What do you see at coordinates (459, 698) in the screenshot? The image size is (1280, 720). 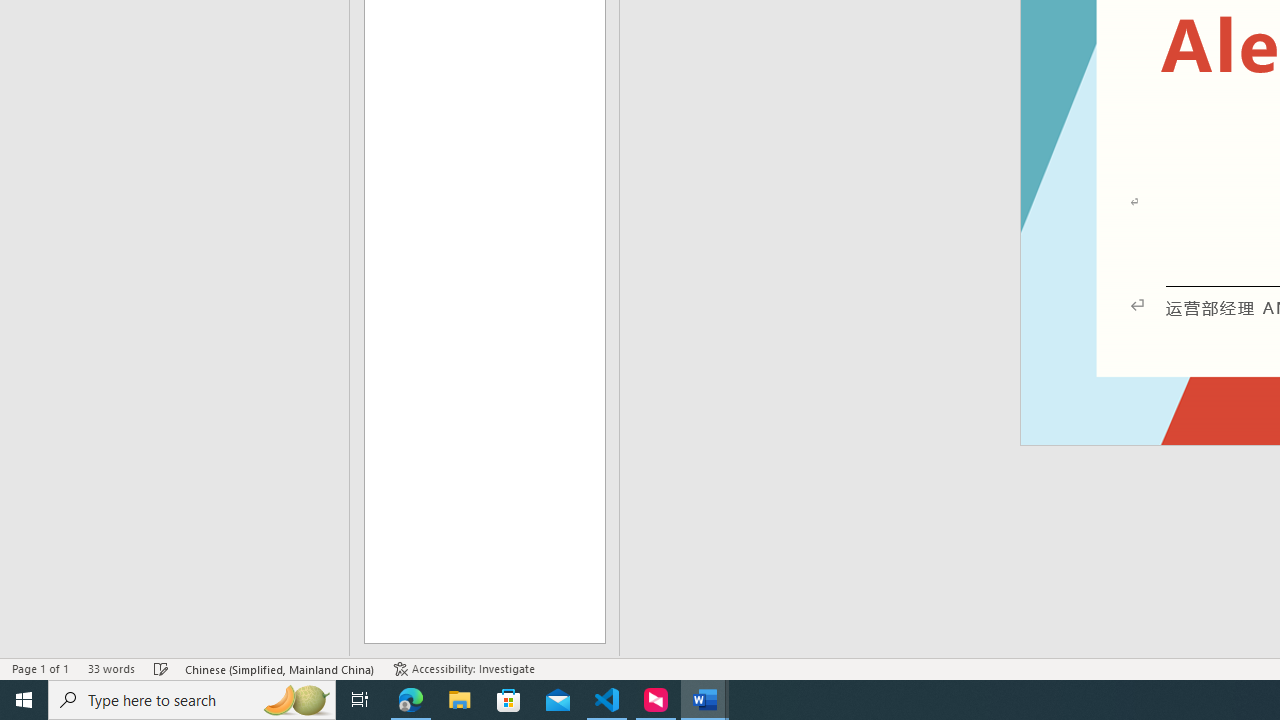 I see `'File Explorer'` at bounding box center [459, 698].